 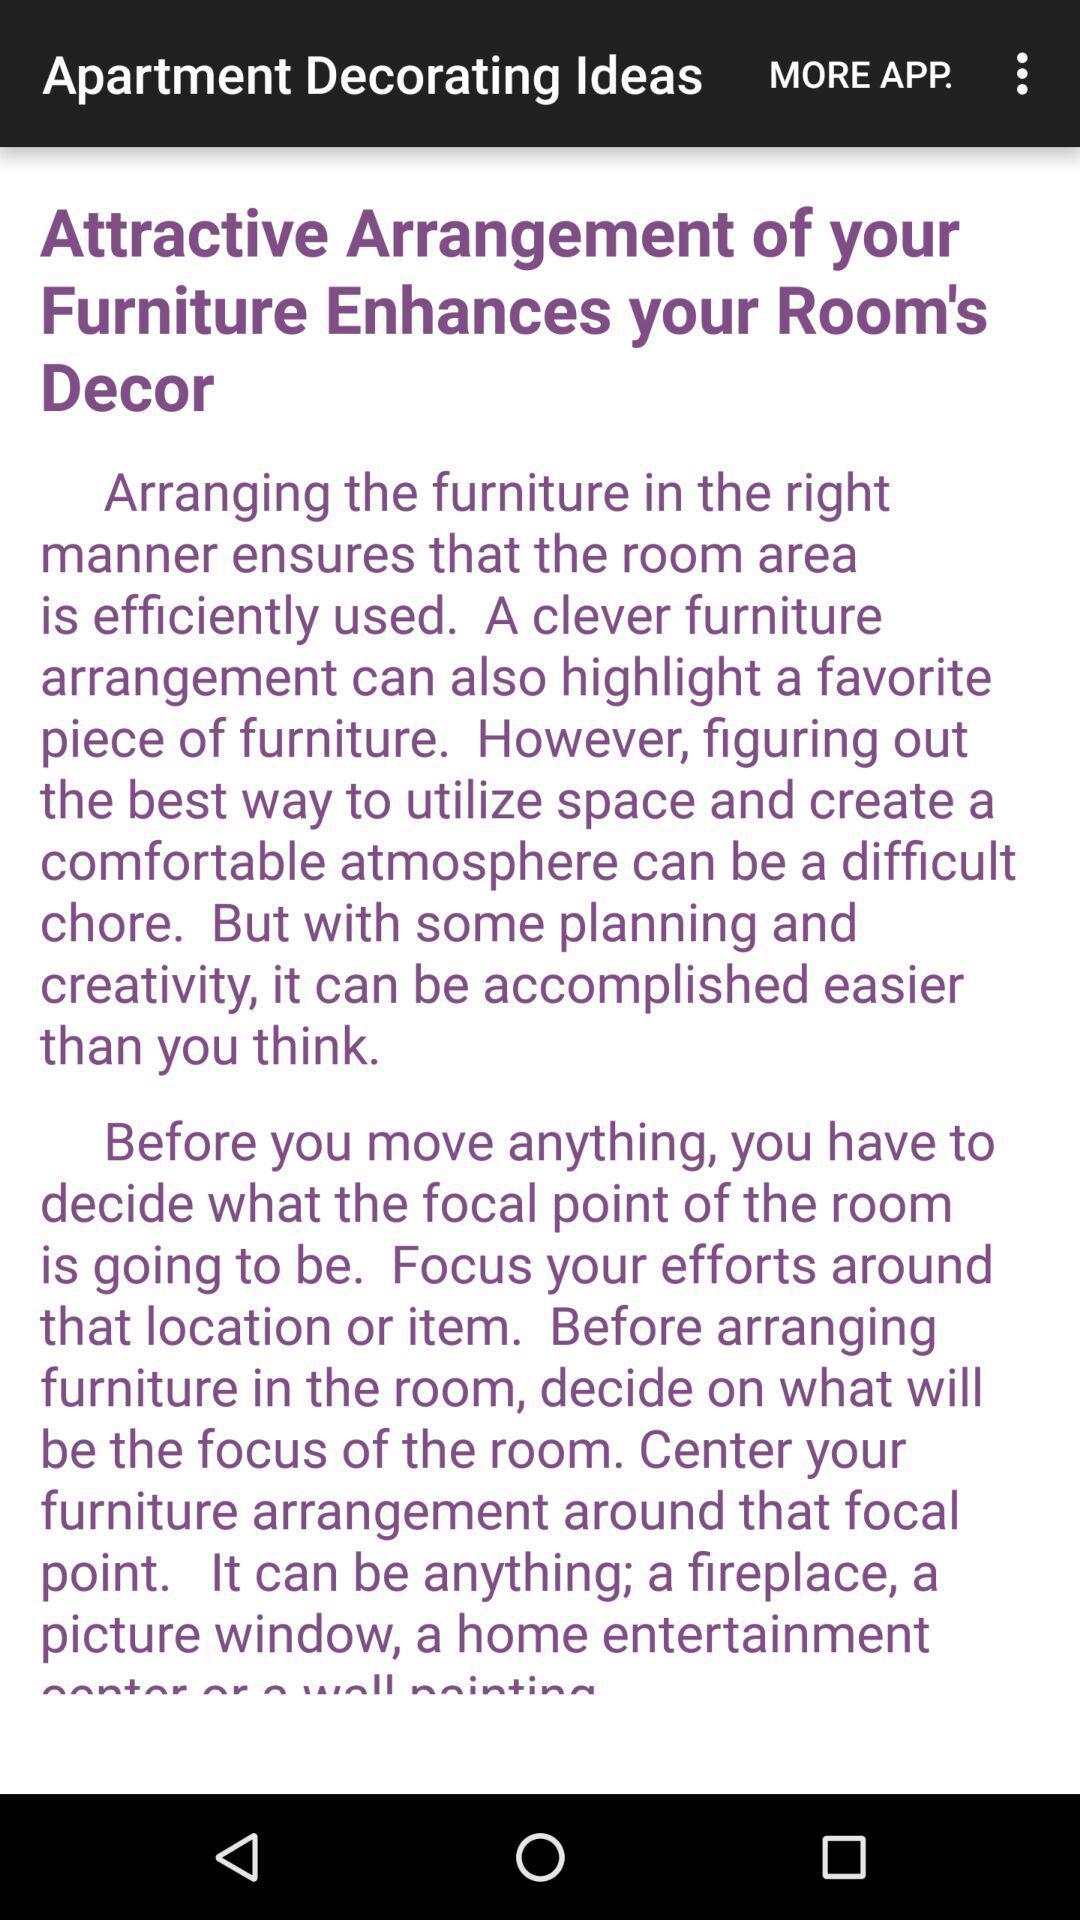 What do you see at coordinates (860, 73) in the screenshot?
I see `the app to the right of the apartment decorating ideas` at bounding box center [860, 73].